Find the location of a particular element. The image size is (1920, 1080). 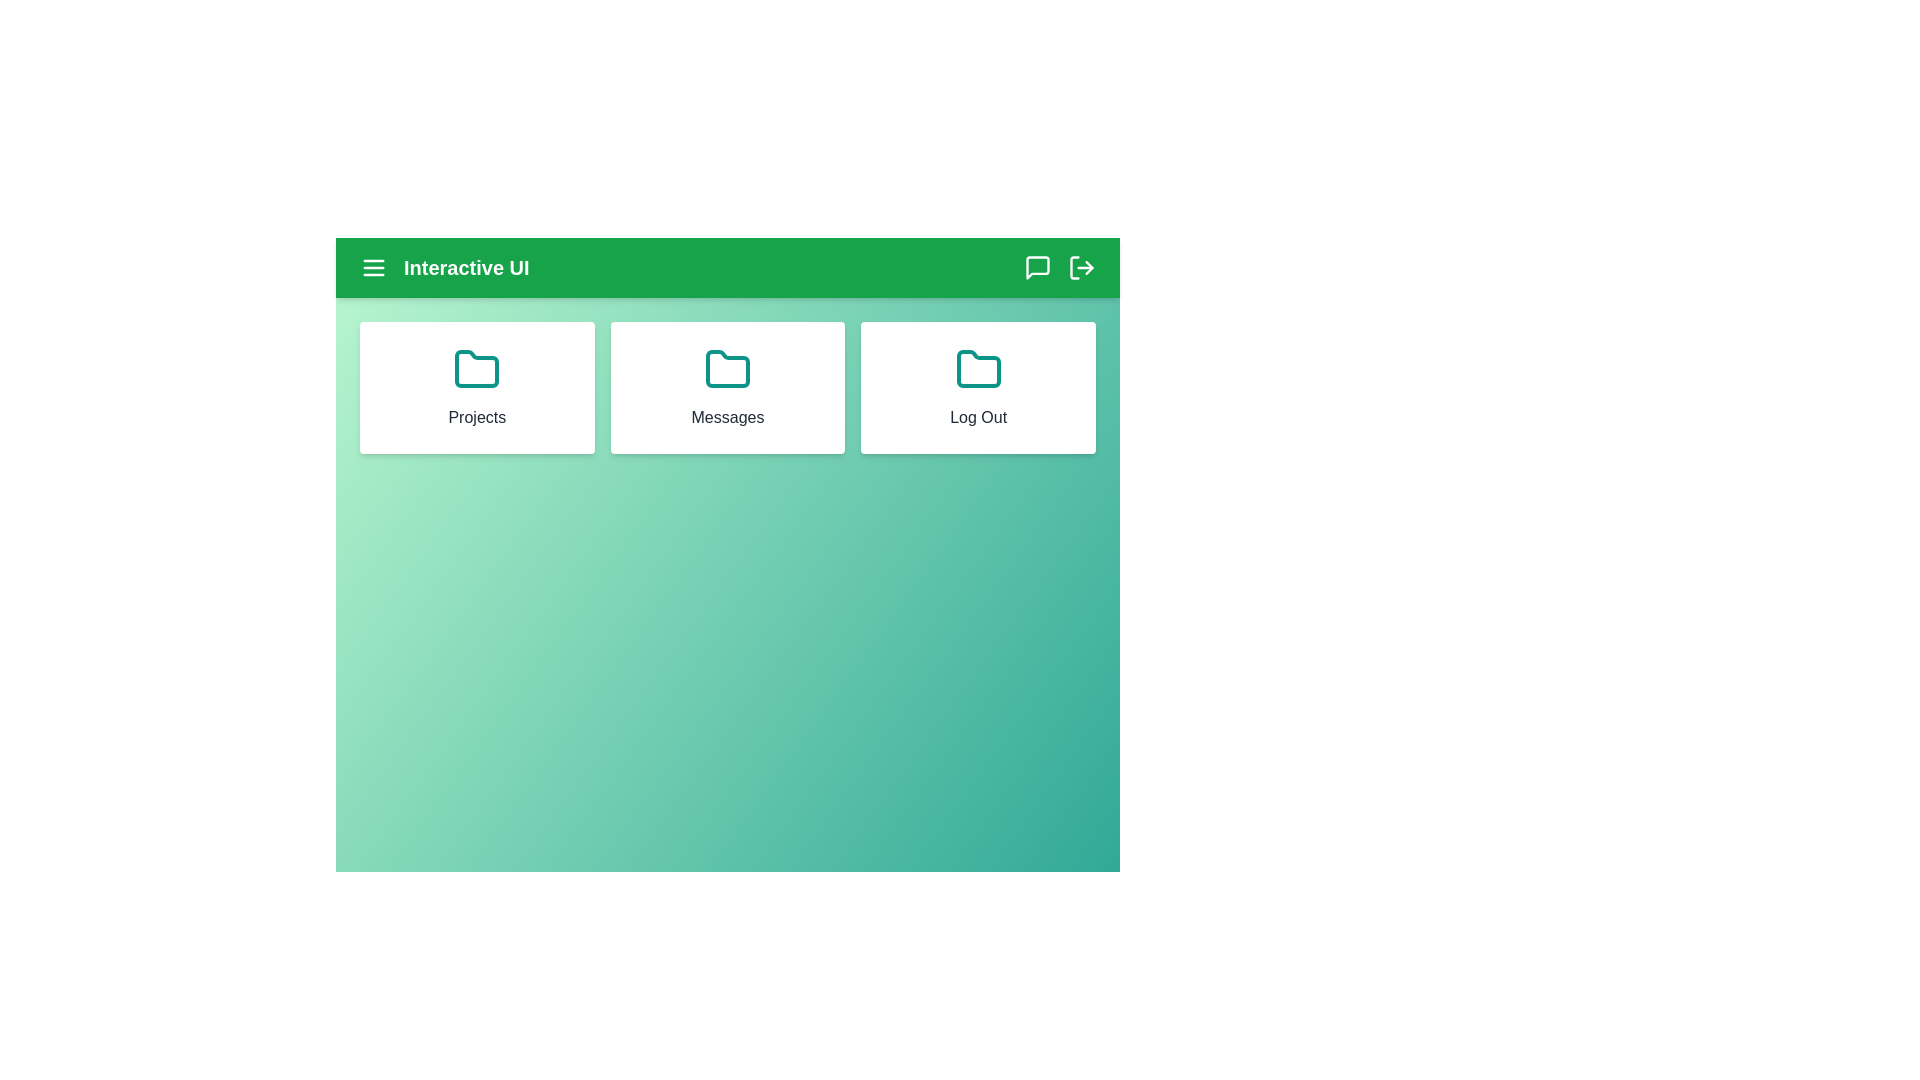

the Projects card to navigate to its respective section is located at coordinates (475, 388).